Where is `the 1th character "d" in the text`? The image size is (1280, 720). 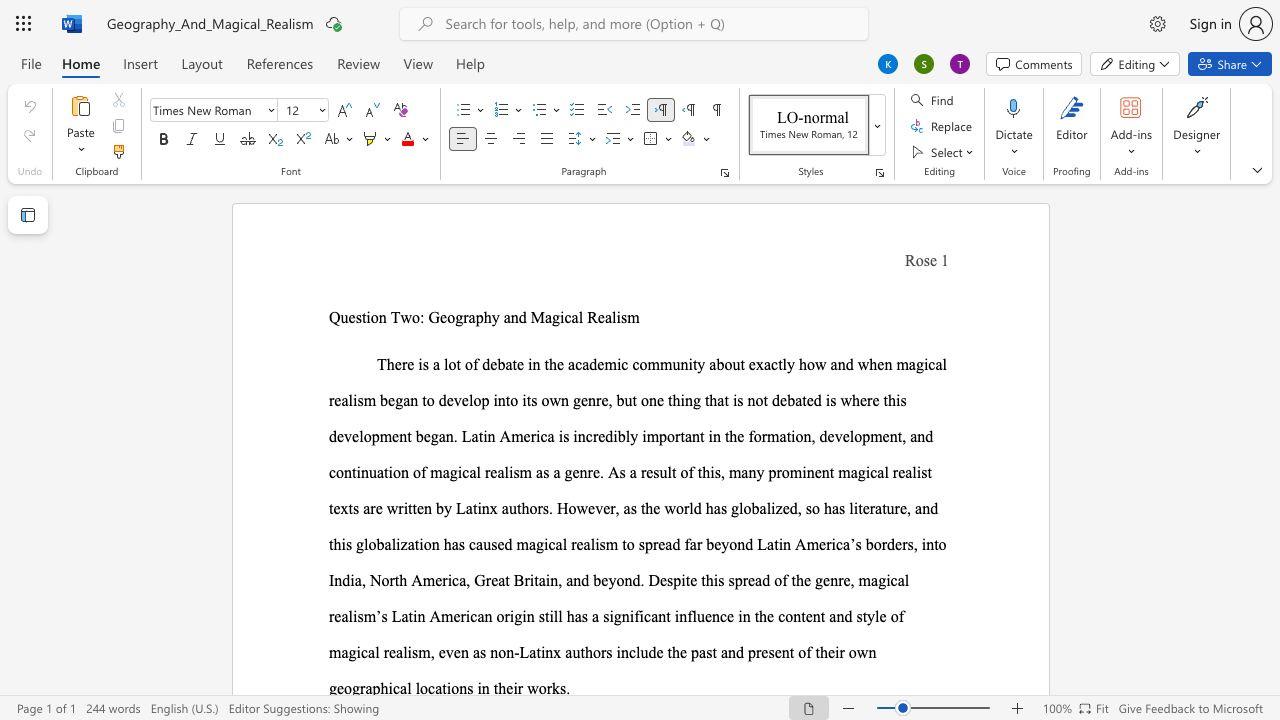
the 1th character "d" in the text is located at coordinates (522, 316).